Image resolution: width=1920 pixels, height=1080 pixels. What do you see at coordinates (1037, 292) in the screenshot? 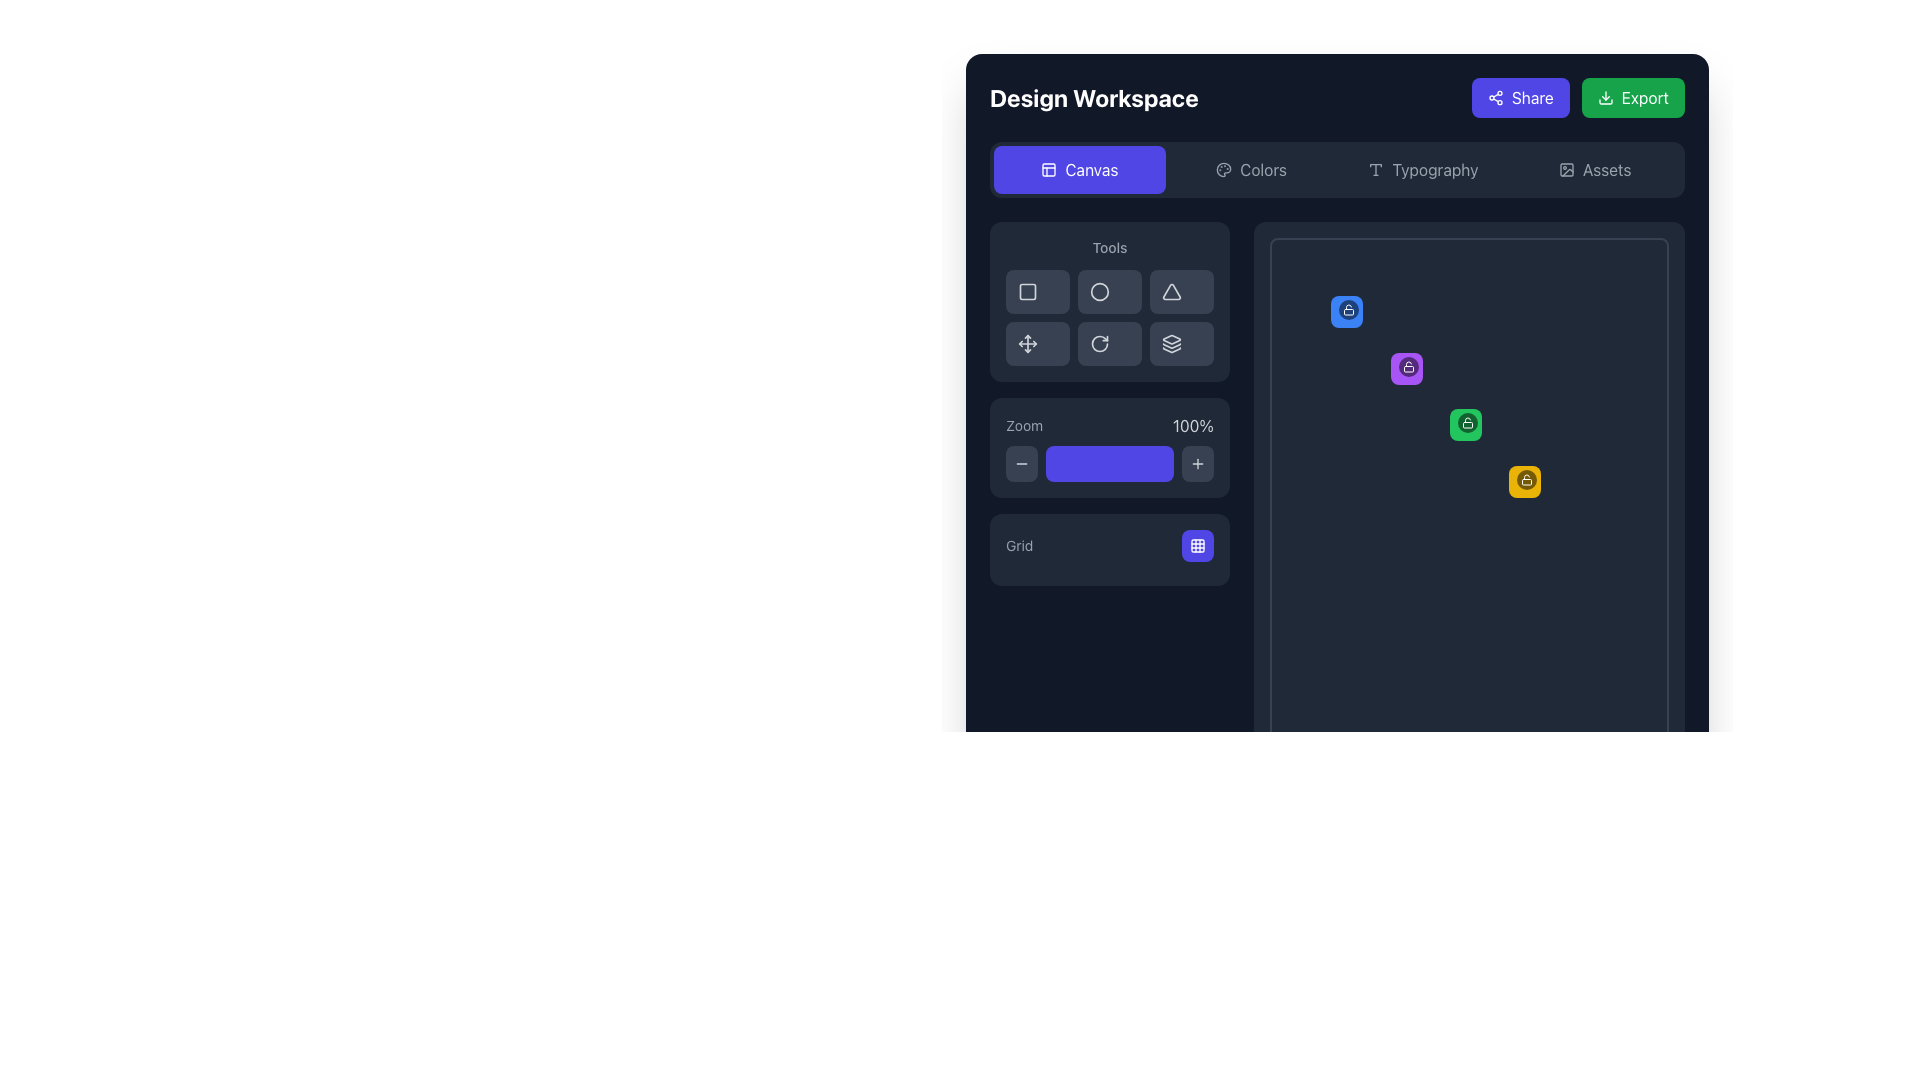
I see `the button in the first column and first row of the Tools section` at bounding box center [1037, 292].